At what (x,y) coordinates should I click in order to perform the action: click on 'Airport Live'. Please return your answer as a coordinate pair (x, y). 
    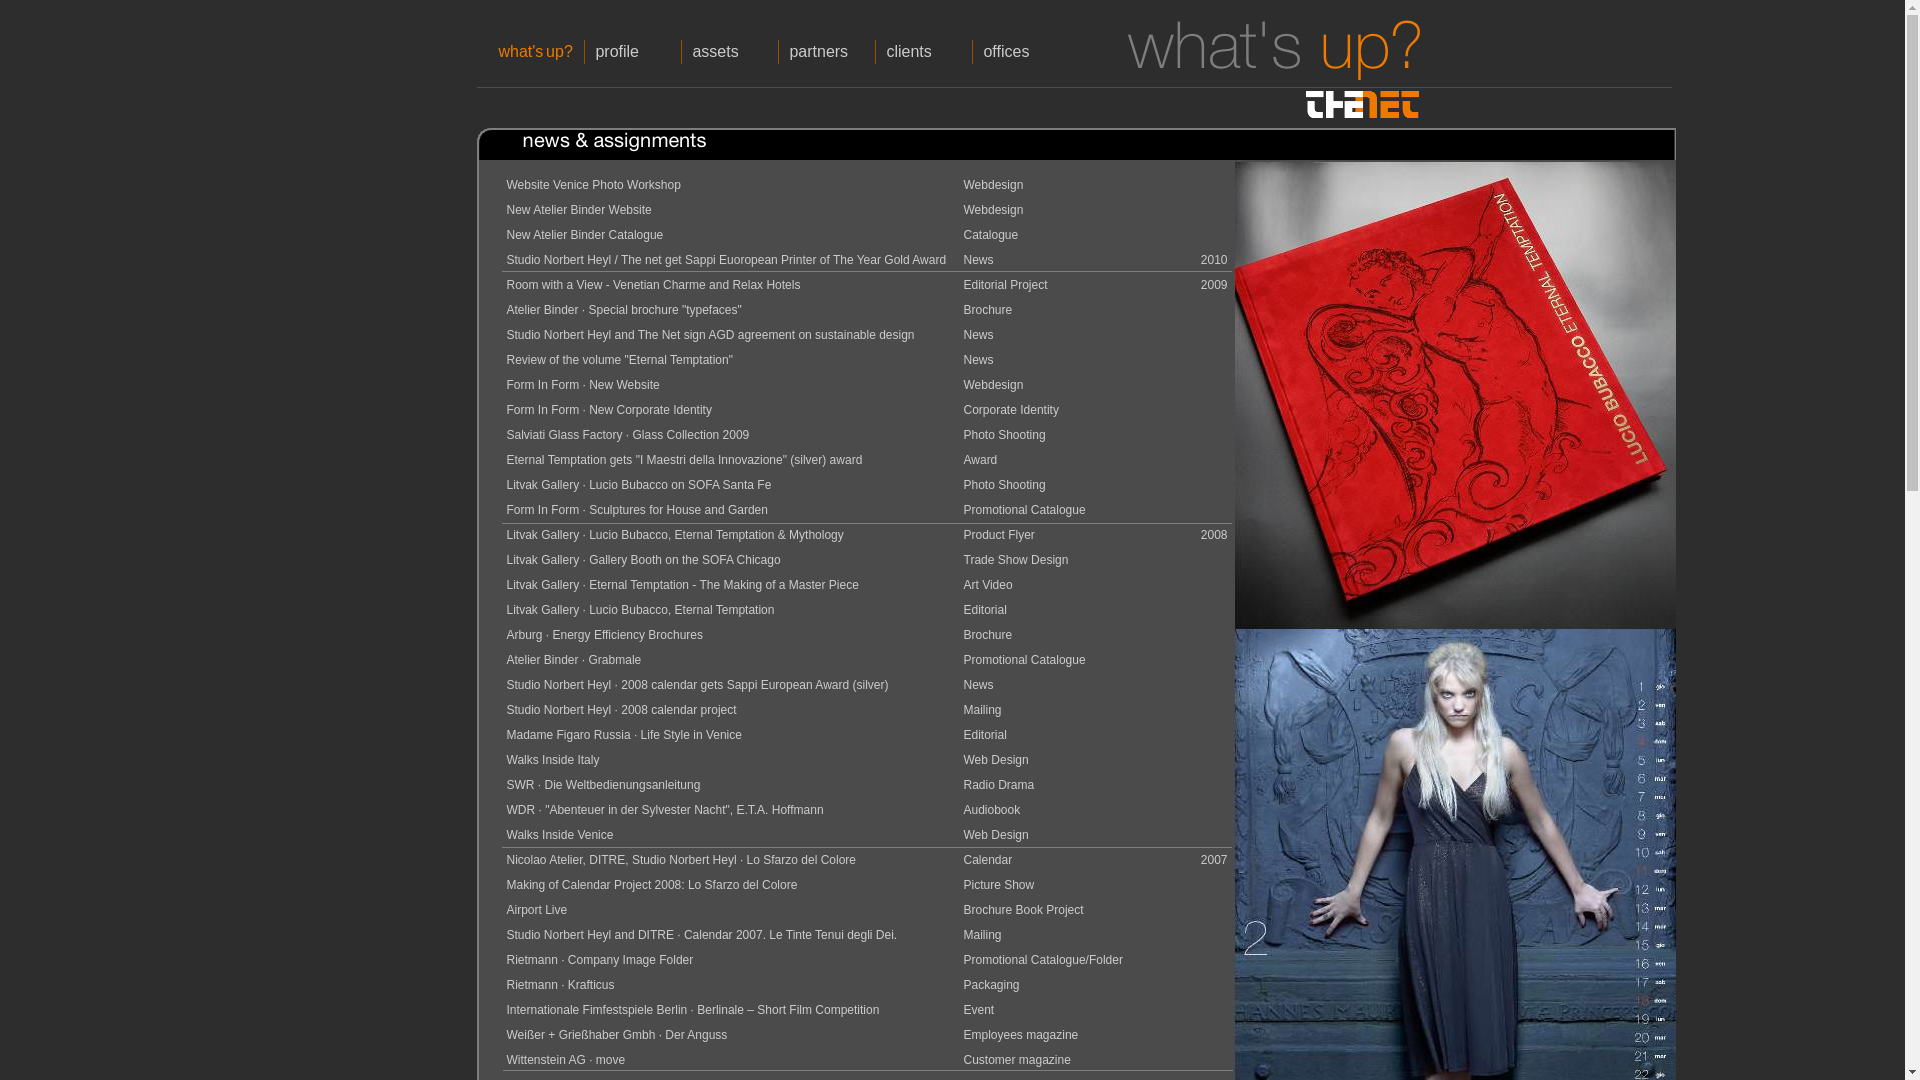
    Looking at the image, I should click on (536, 910).